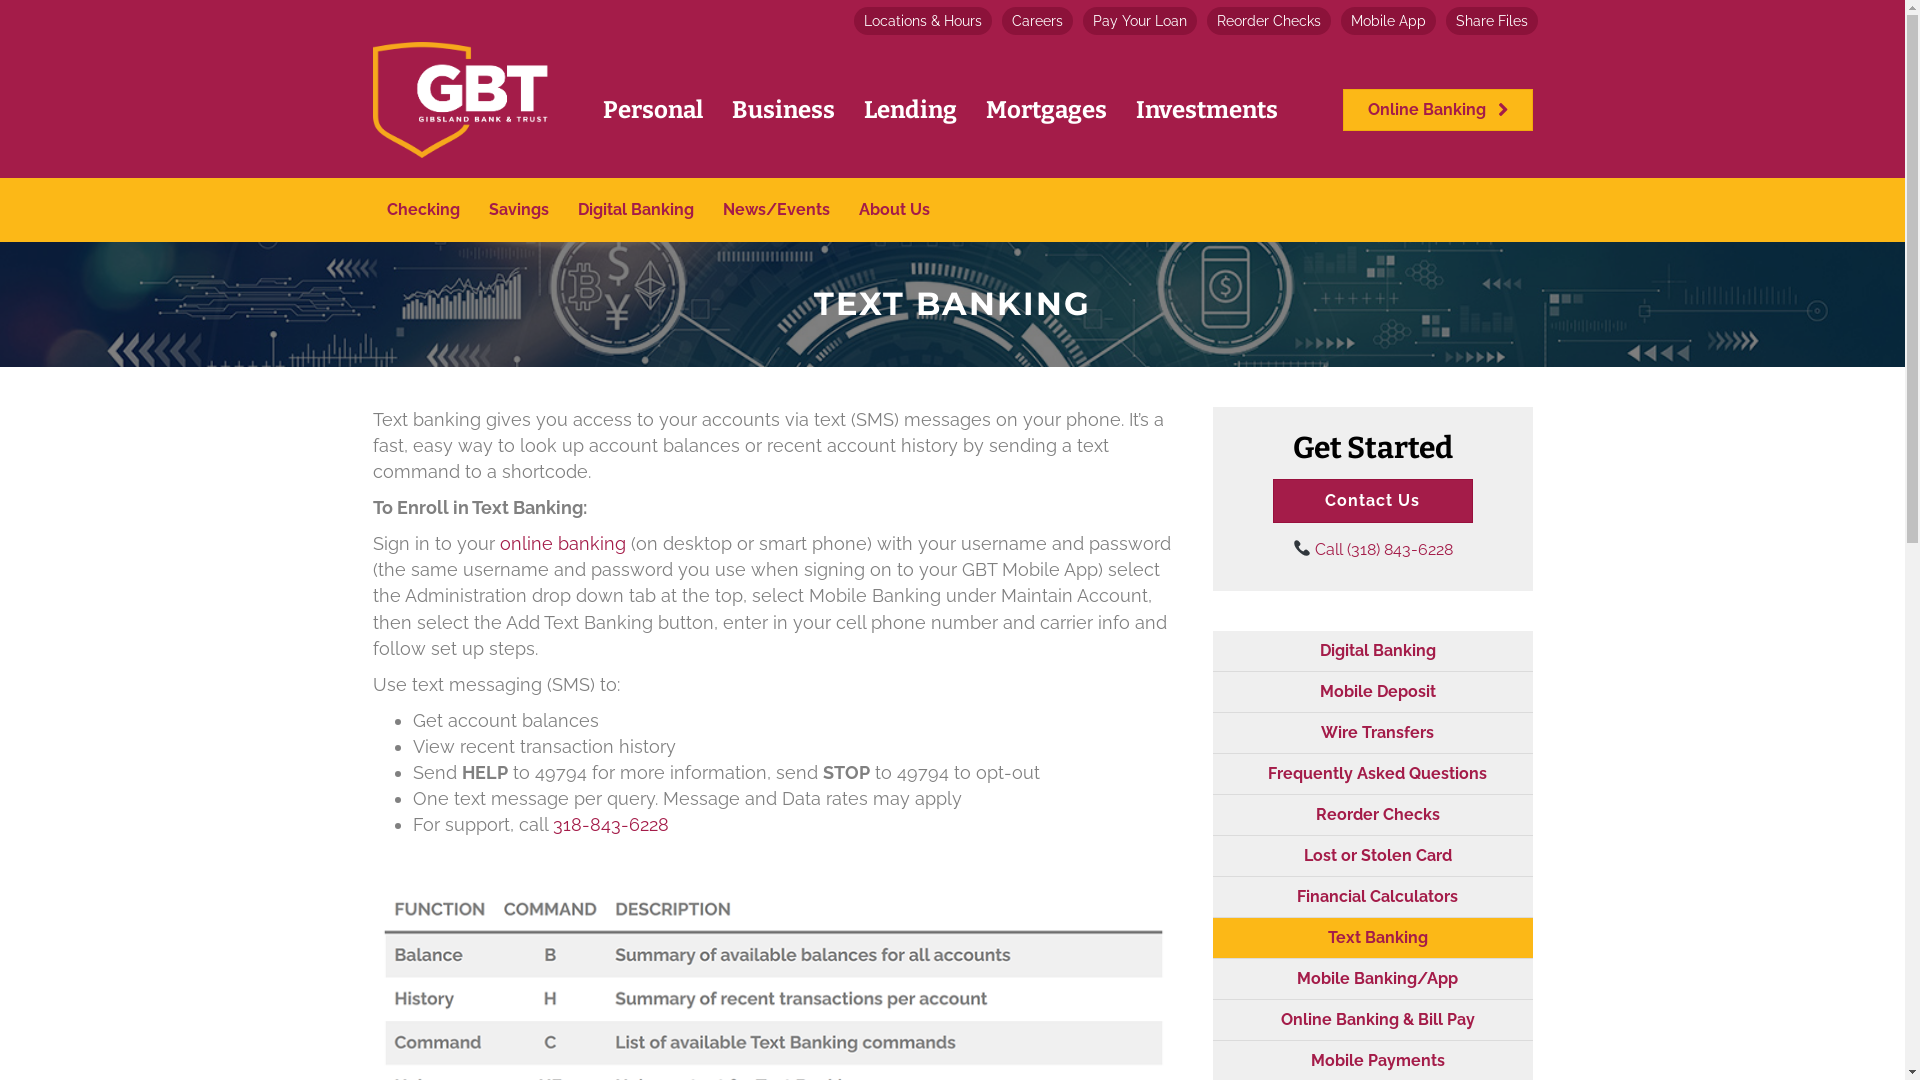 This screenshot has width=1920, height=1080. Describe the element at coordinates (1371, 855) in the screenshot. I see `'Lost or Stolen Card'` at that location.